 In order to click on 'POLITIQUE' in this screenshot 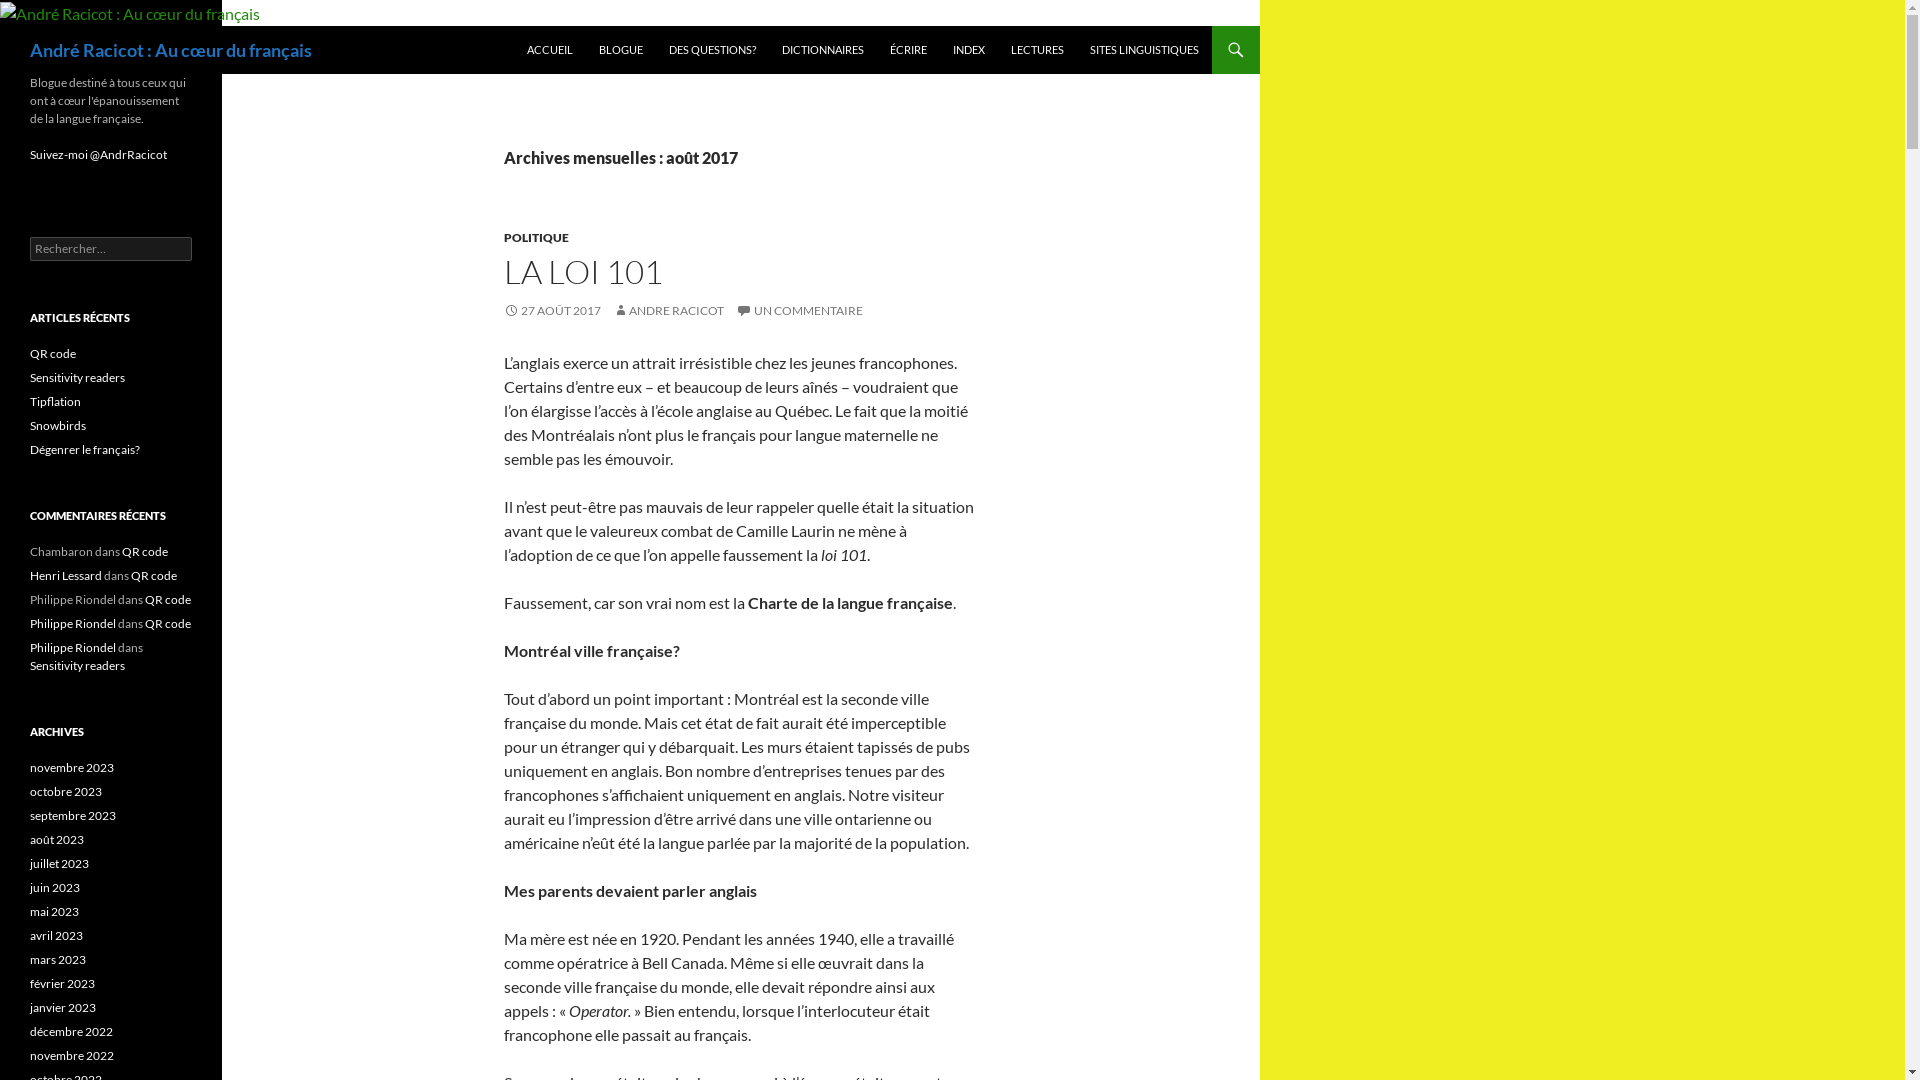, I will do `click(504, 236)`.